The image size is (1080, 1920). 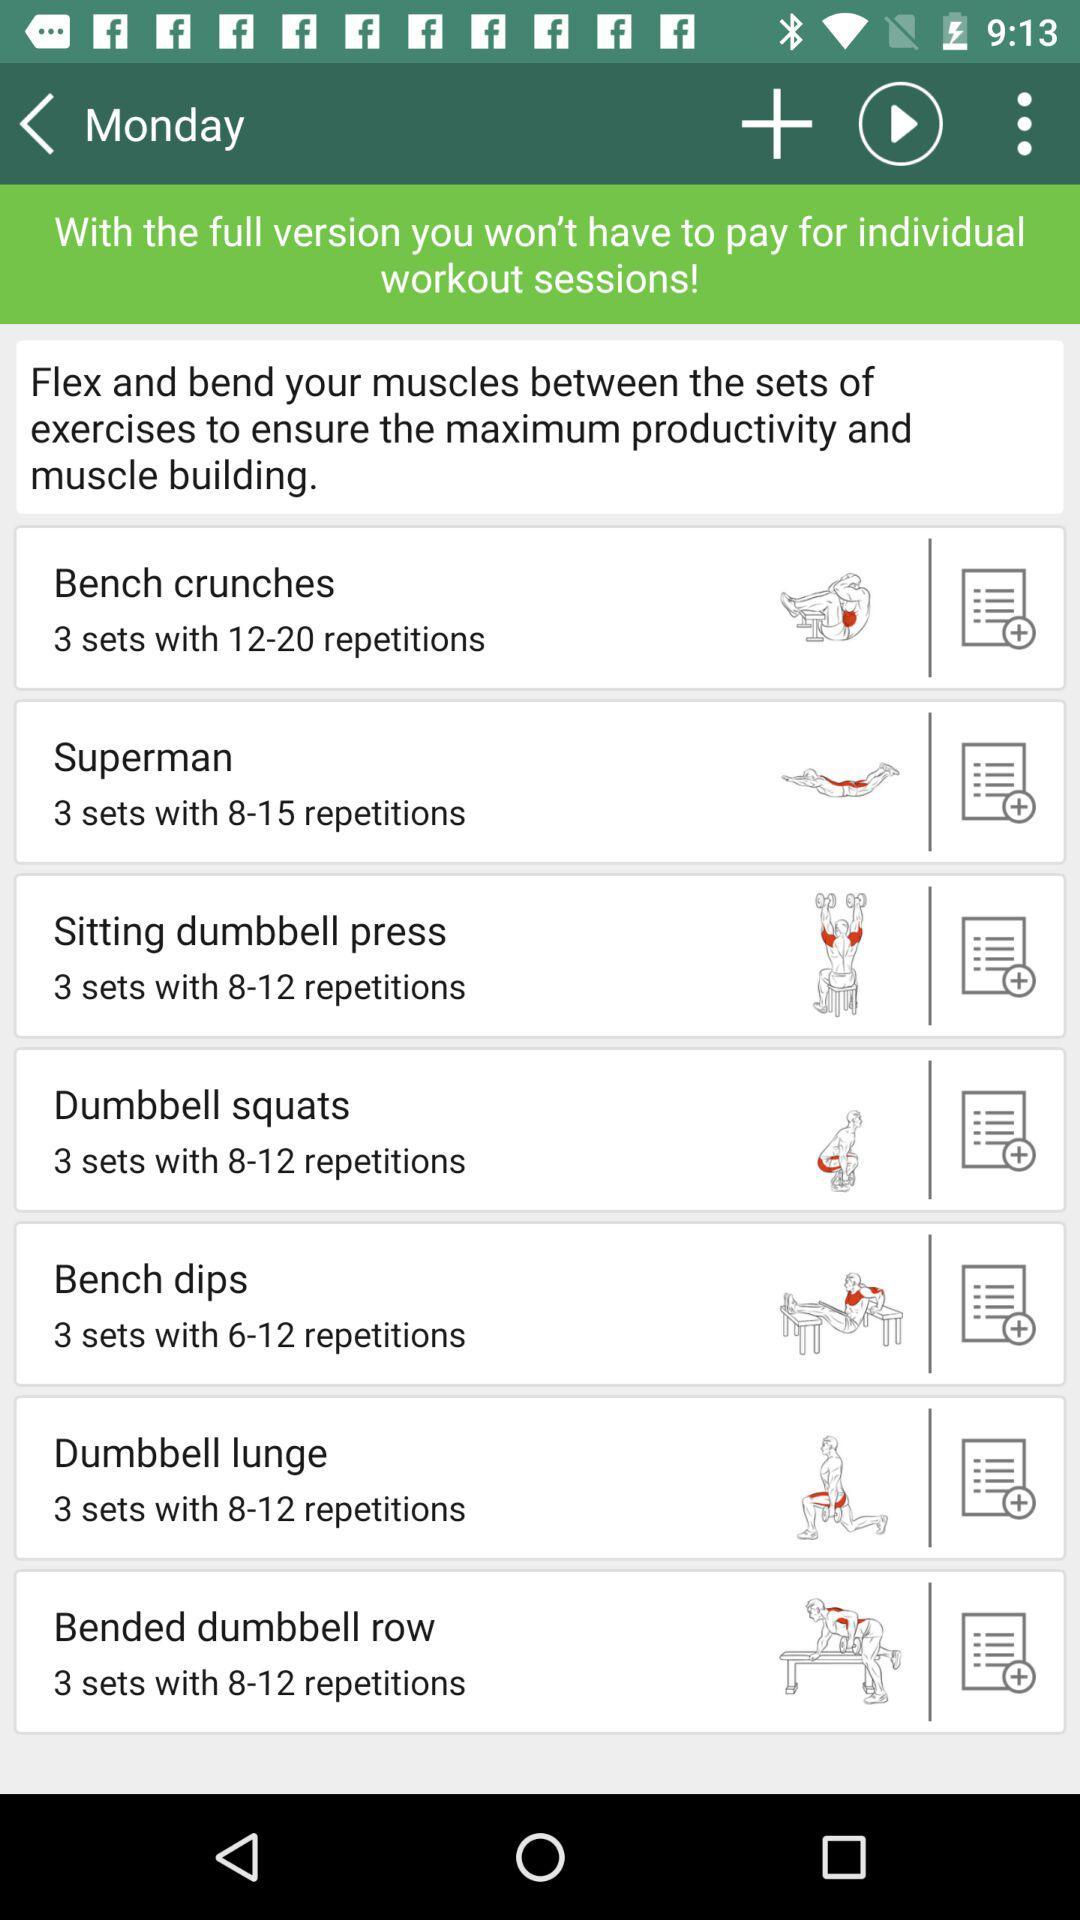 I want to click on the play icon, so click(x=900, y=122).